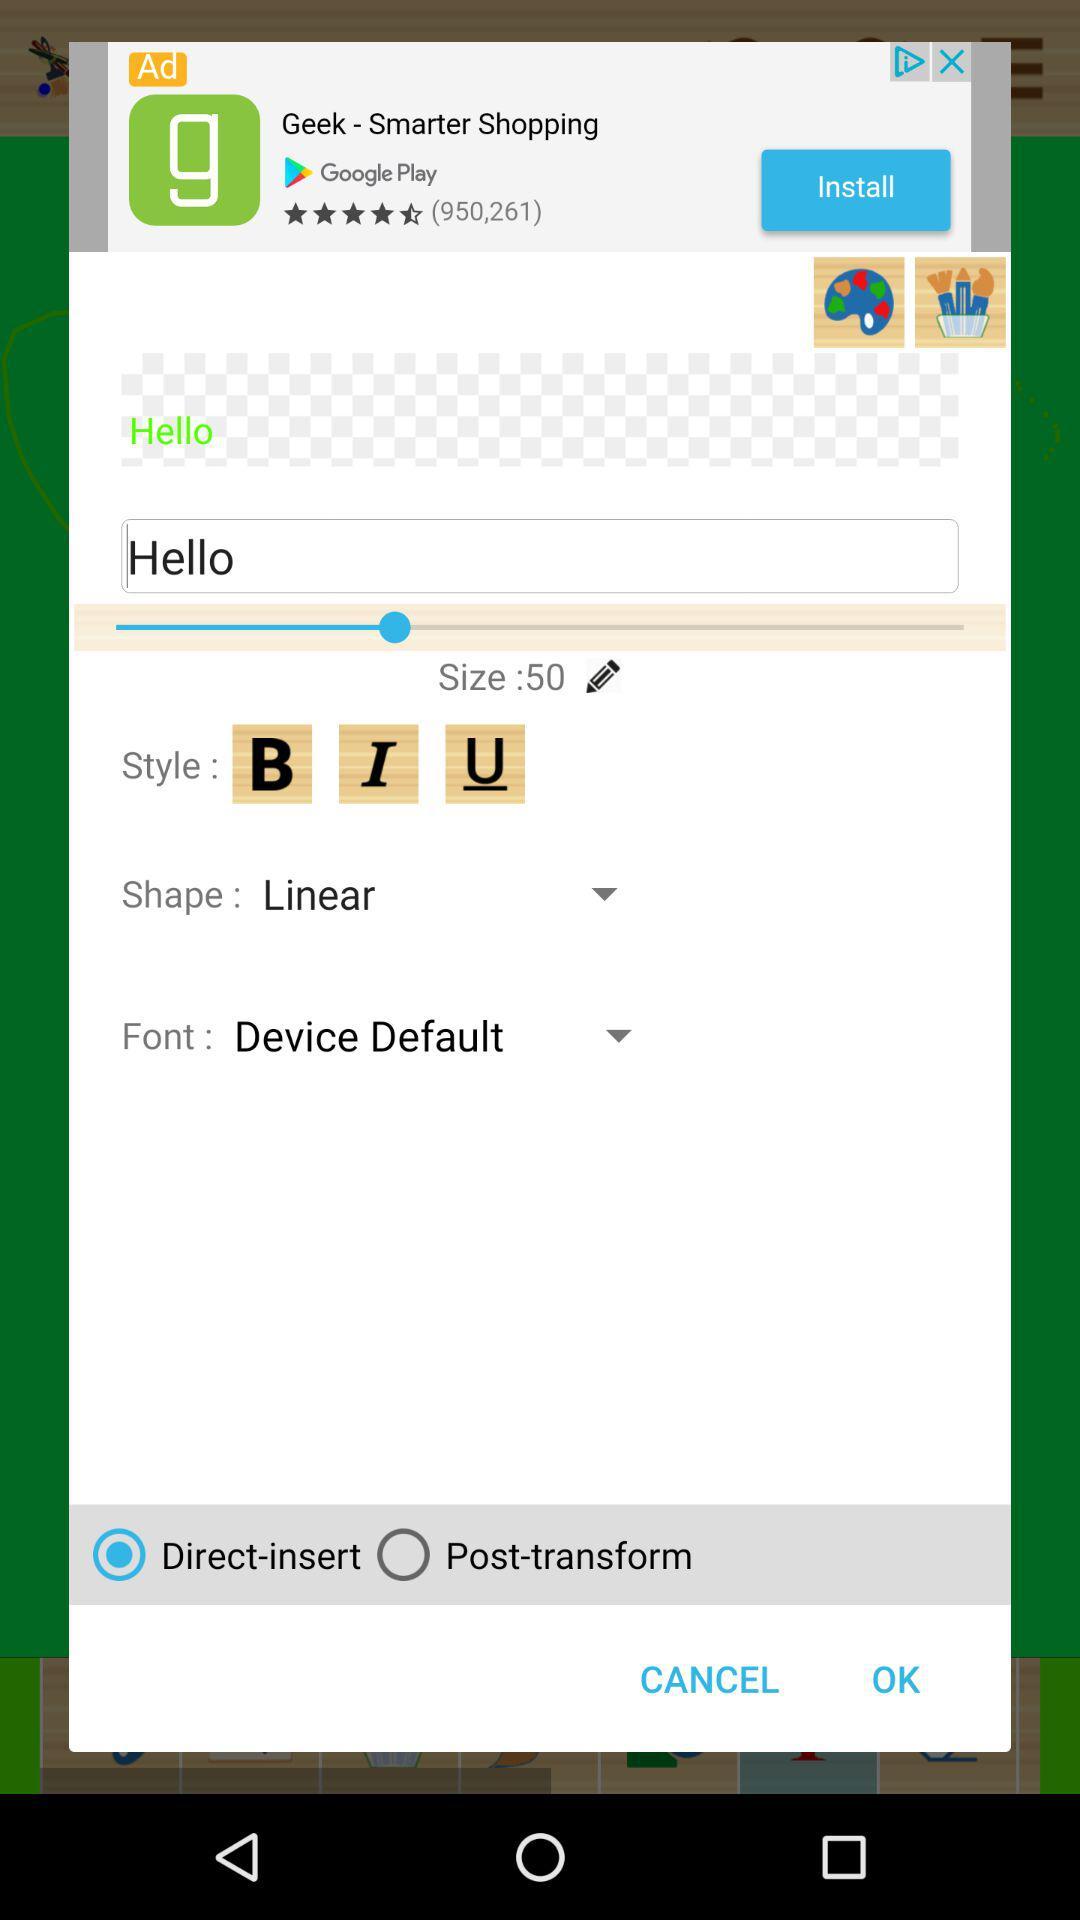 The height and width of the screenshot is (1920, 1080). I want to click on paintastic draw color paint, so click(378, 763).